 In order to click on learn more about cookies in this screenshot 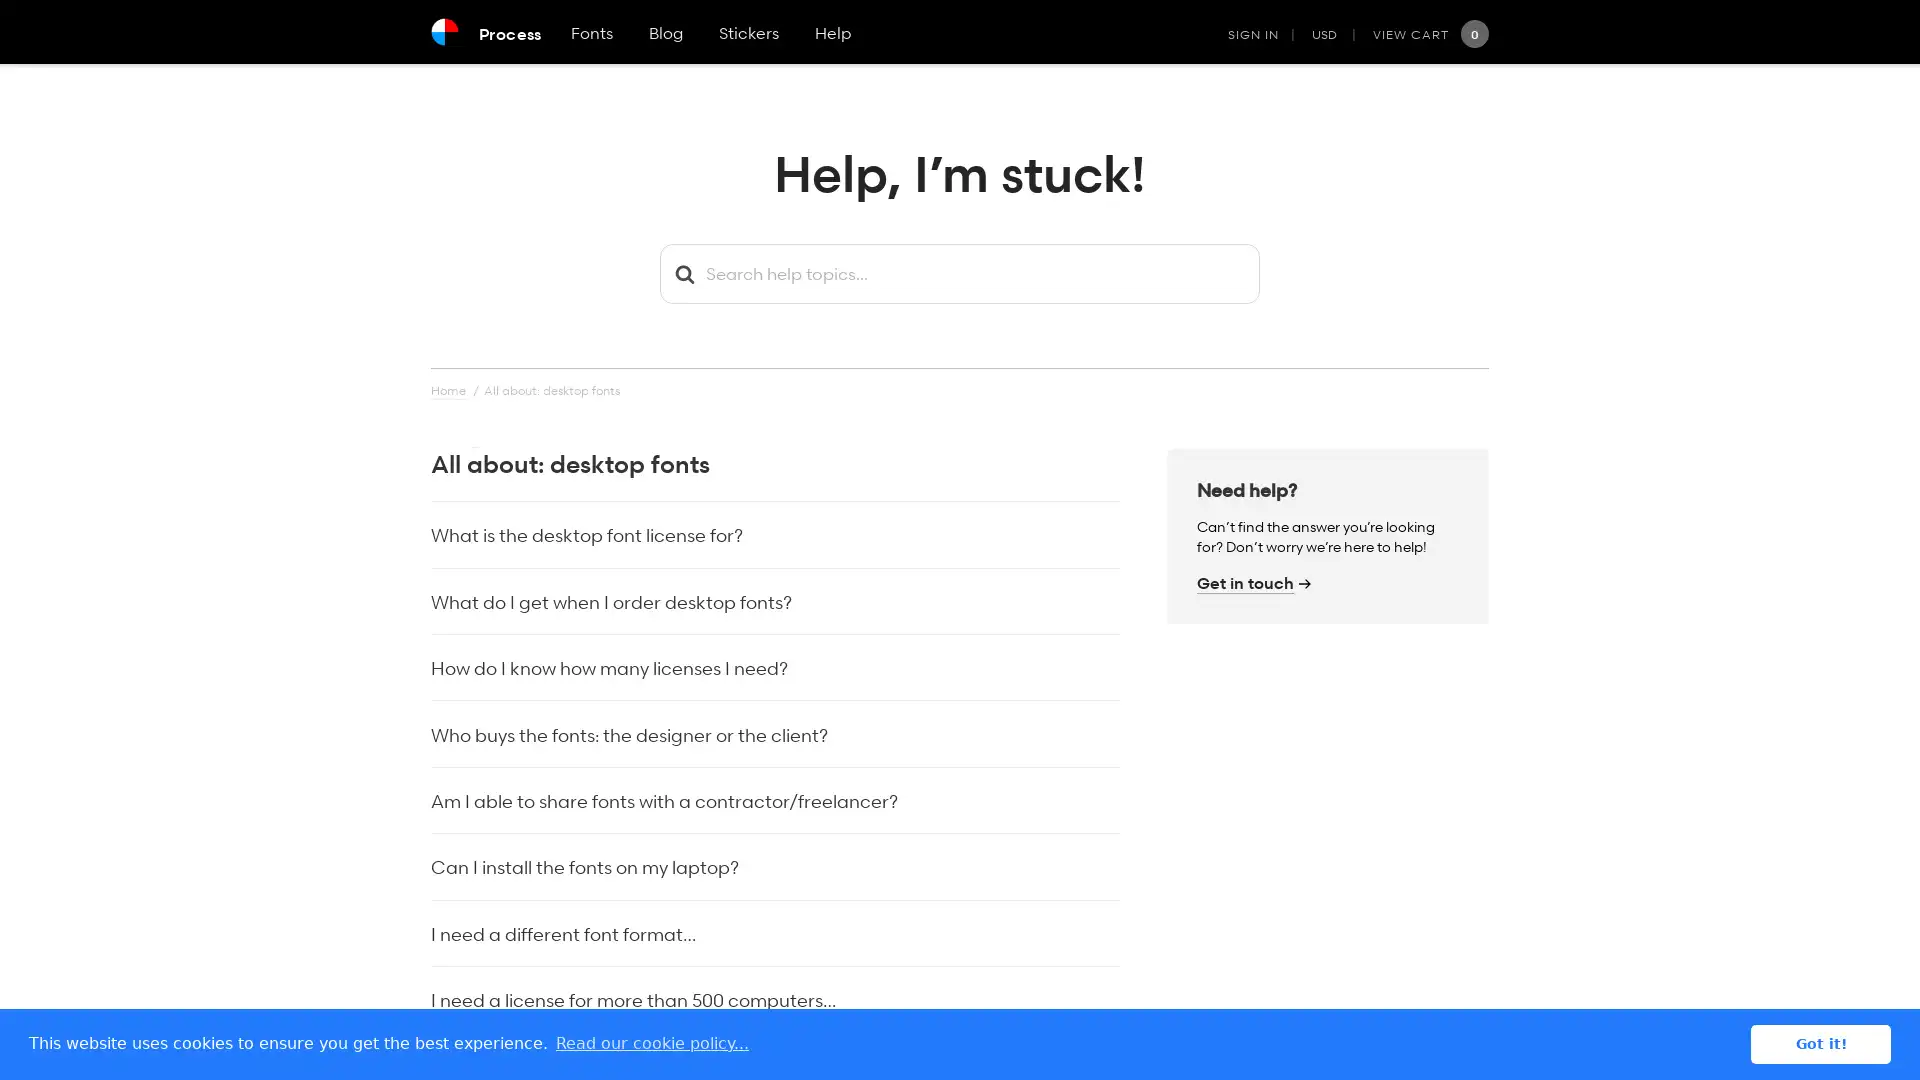, I will do `click(652, 1043)`.